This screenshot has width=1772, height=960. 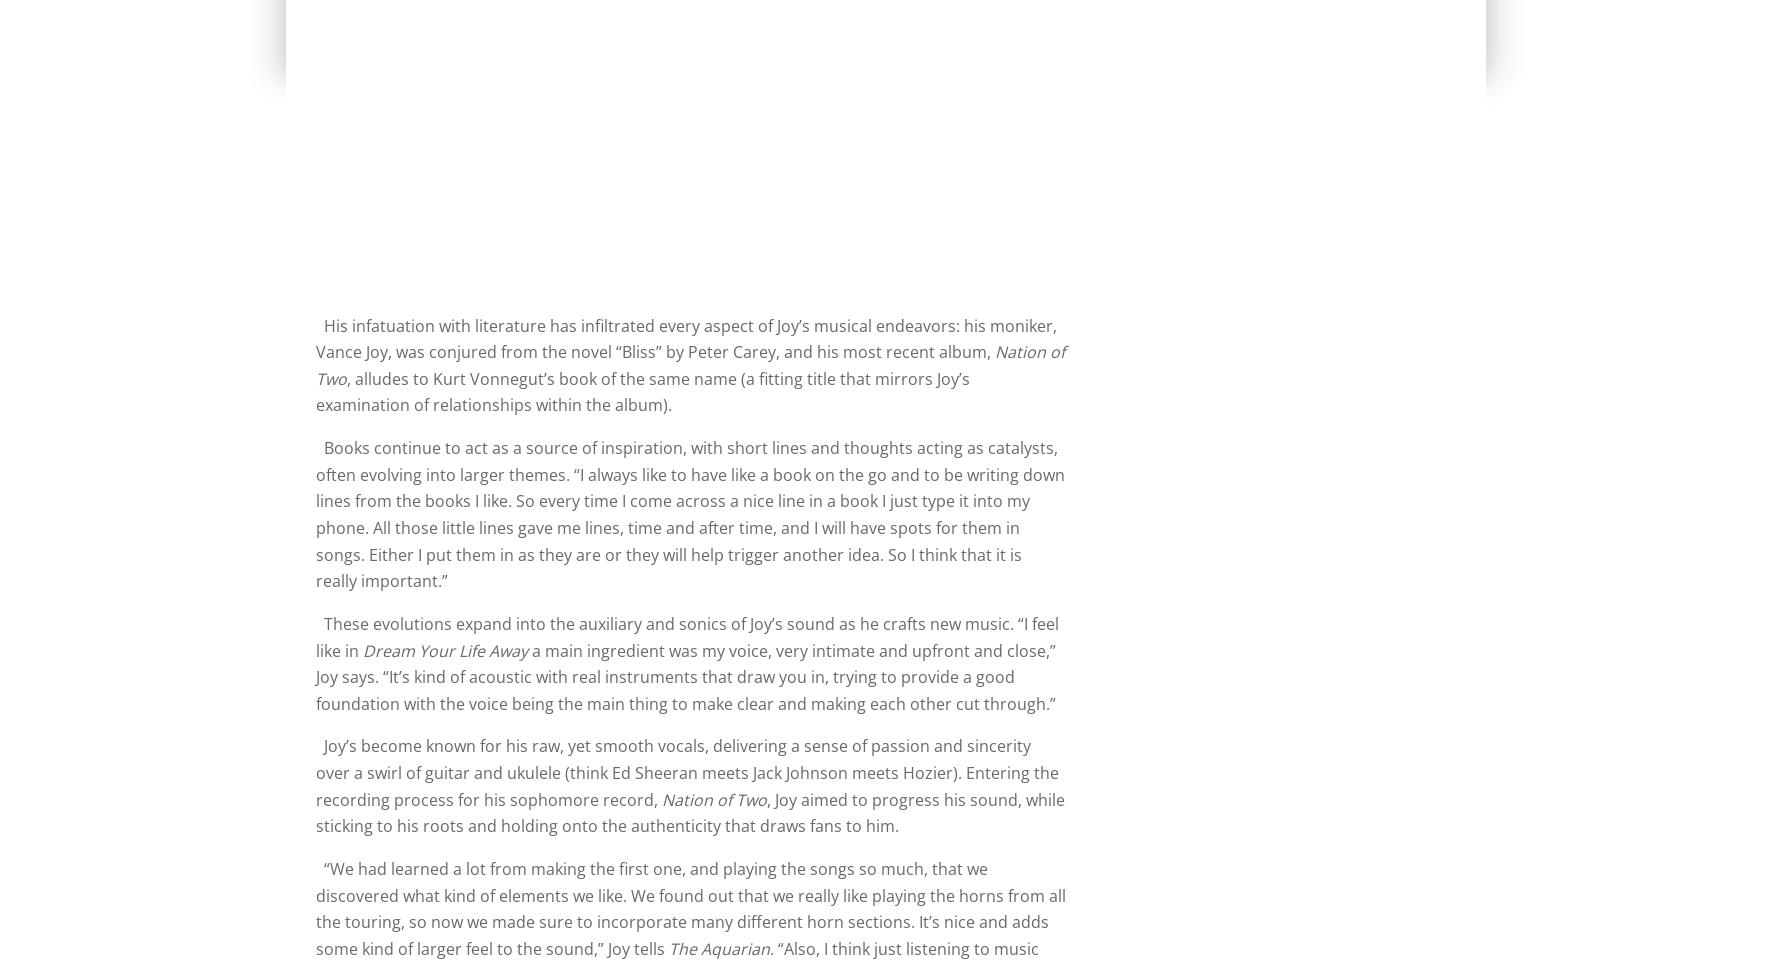 I want to click on 'a main ingredient was my voice, very intimate and upfront and close,” Joy says. “It’s kind of acoustic with real instruments that draw you in, trying to provide a good foundation with the voice being the main thing to make clear and making each other cut through.”', so click(x=314, y=676).